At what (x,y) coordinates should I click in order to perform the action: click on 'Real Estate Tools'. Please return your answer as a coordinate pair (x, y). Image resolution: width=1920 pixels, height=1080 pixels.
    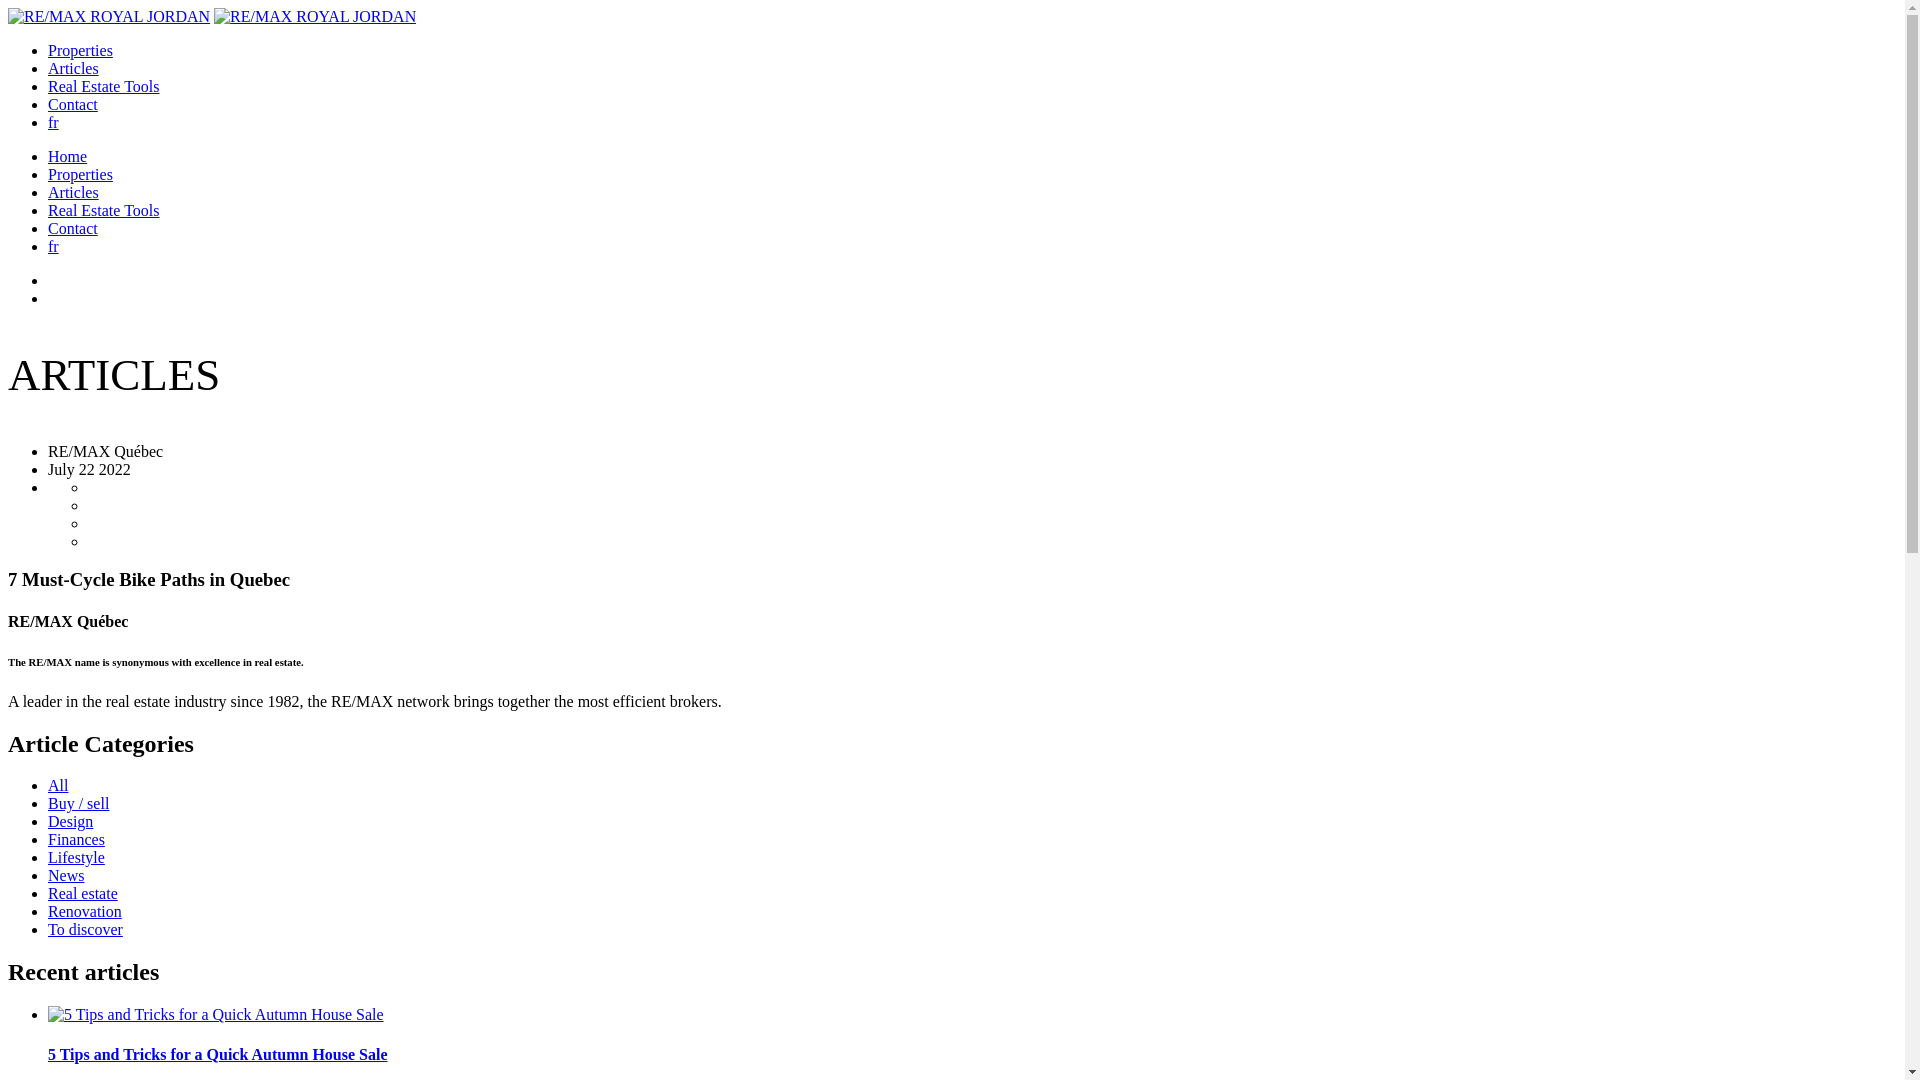
    Looking at the image, I should click on (48, 210).